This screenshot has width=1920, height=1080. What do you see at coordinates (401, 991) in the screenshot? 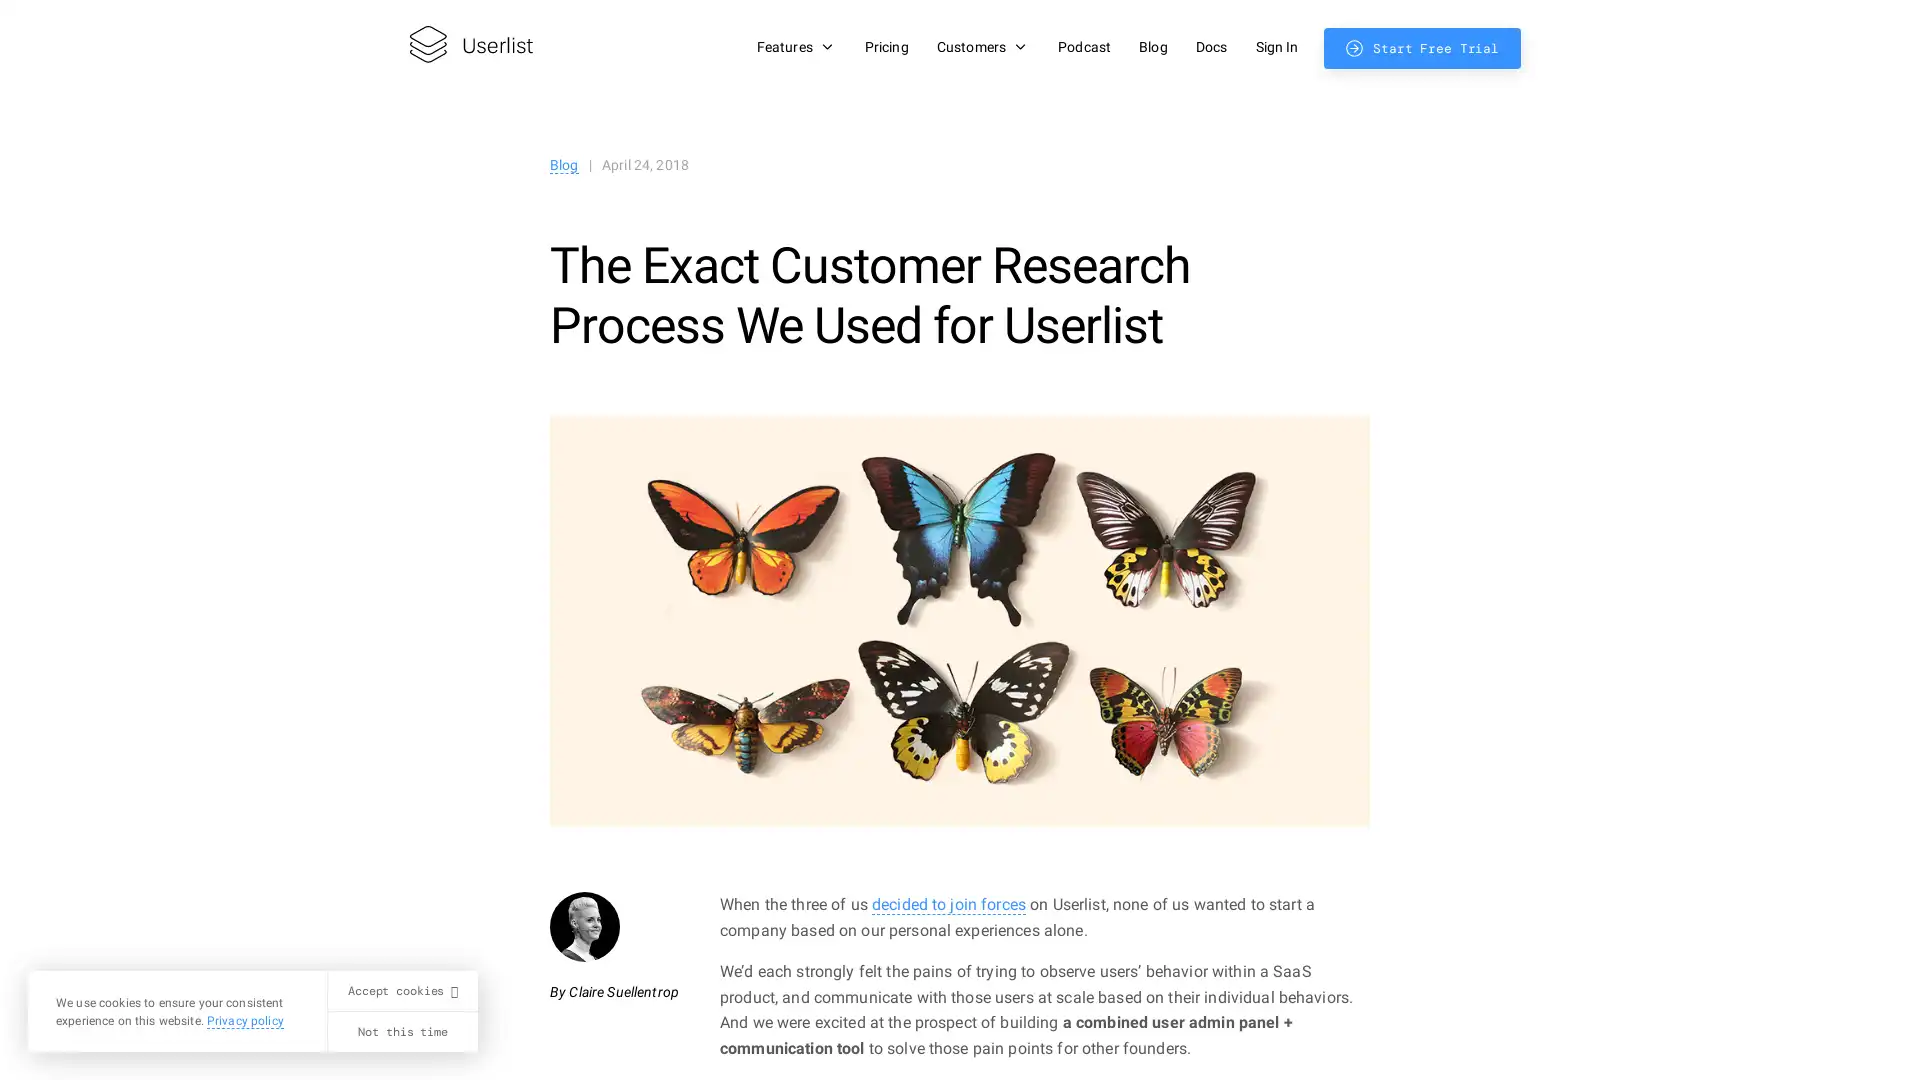
I see `Accept cookies` at bounding box center [401, 991].